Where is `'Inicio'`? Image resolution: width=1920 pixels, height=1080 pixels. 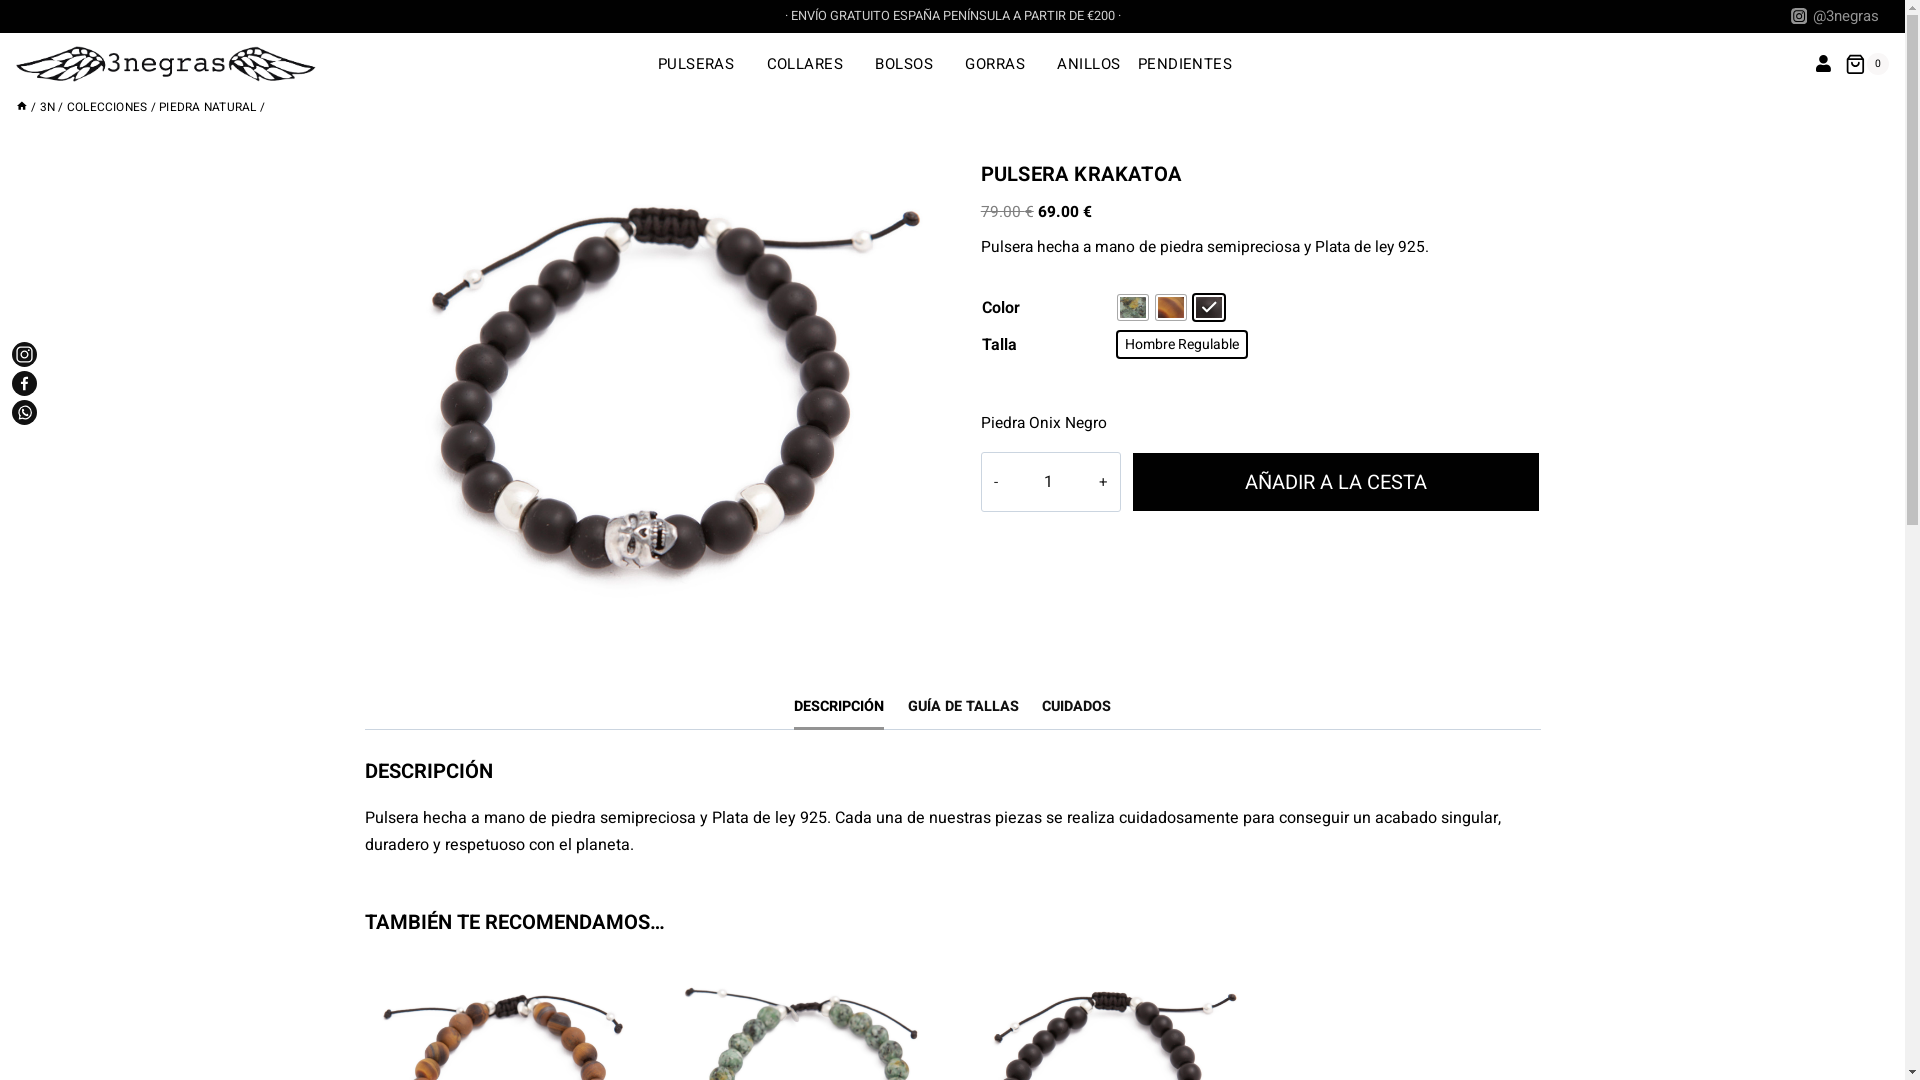 'Inicio' is located at coordinates (22, 107).